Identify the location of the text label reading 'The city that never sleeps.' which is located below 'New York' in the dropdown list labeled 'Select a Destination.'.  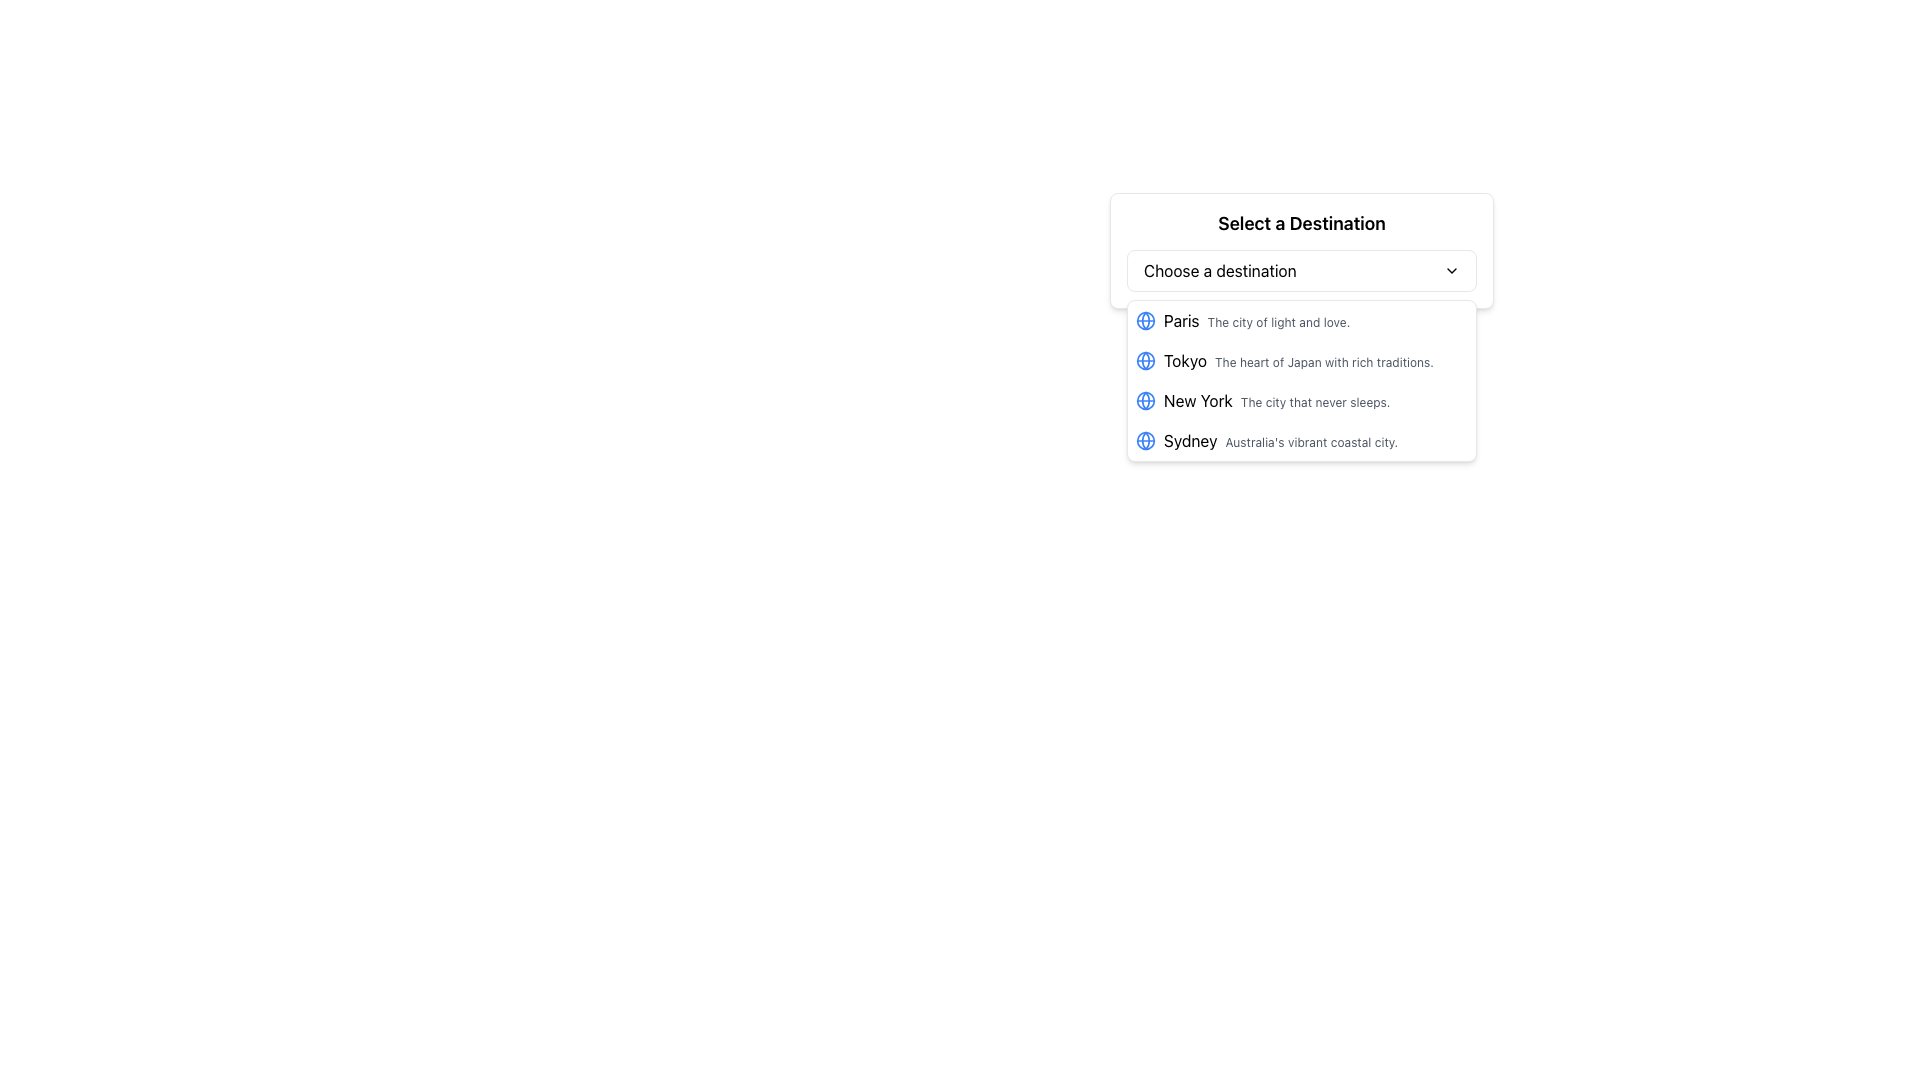
(1315, 402).